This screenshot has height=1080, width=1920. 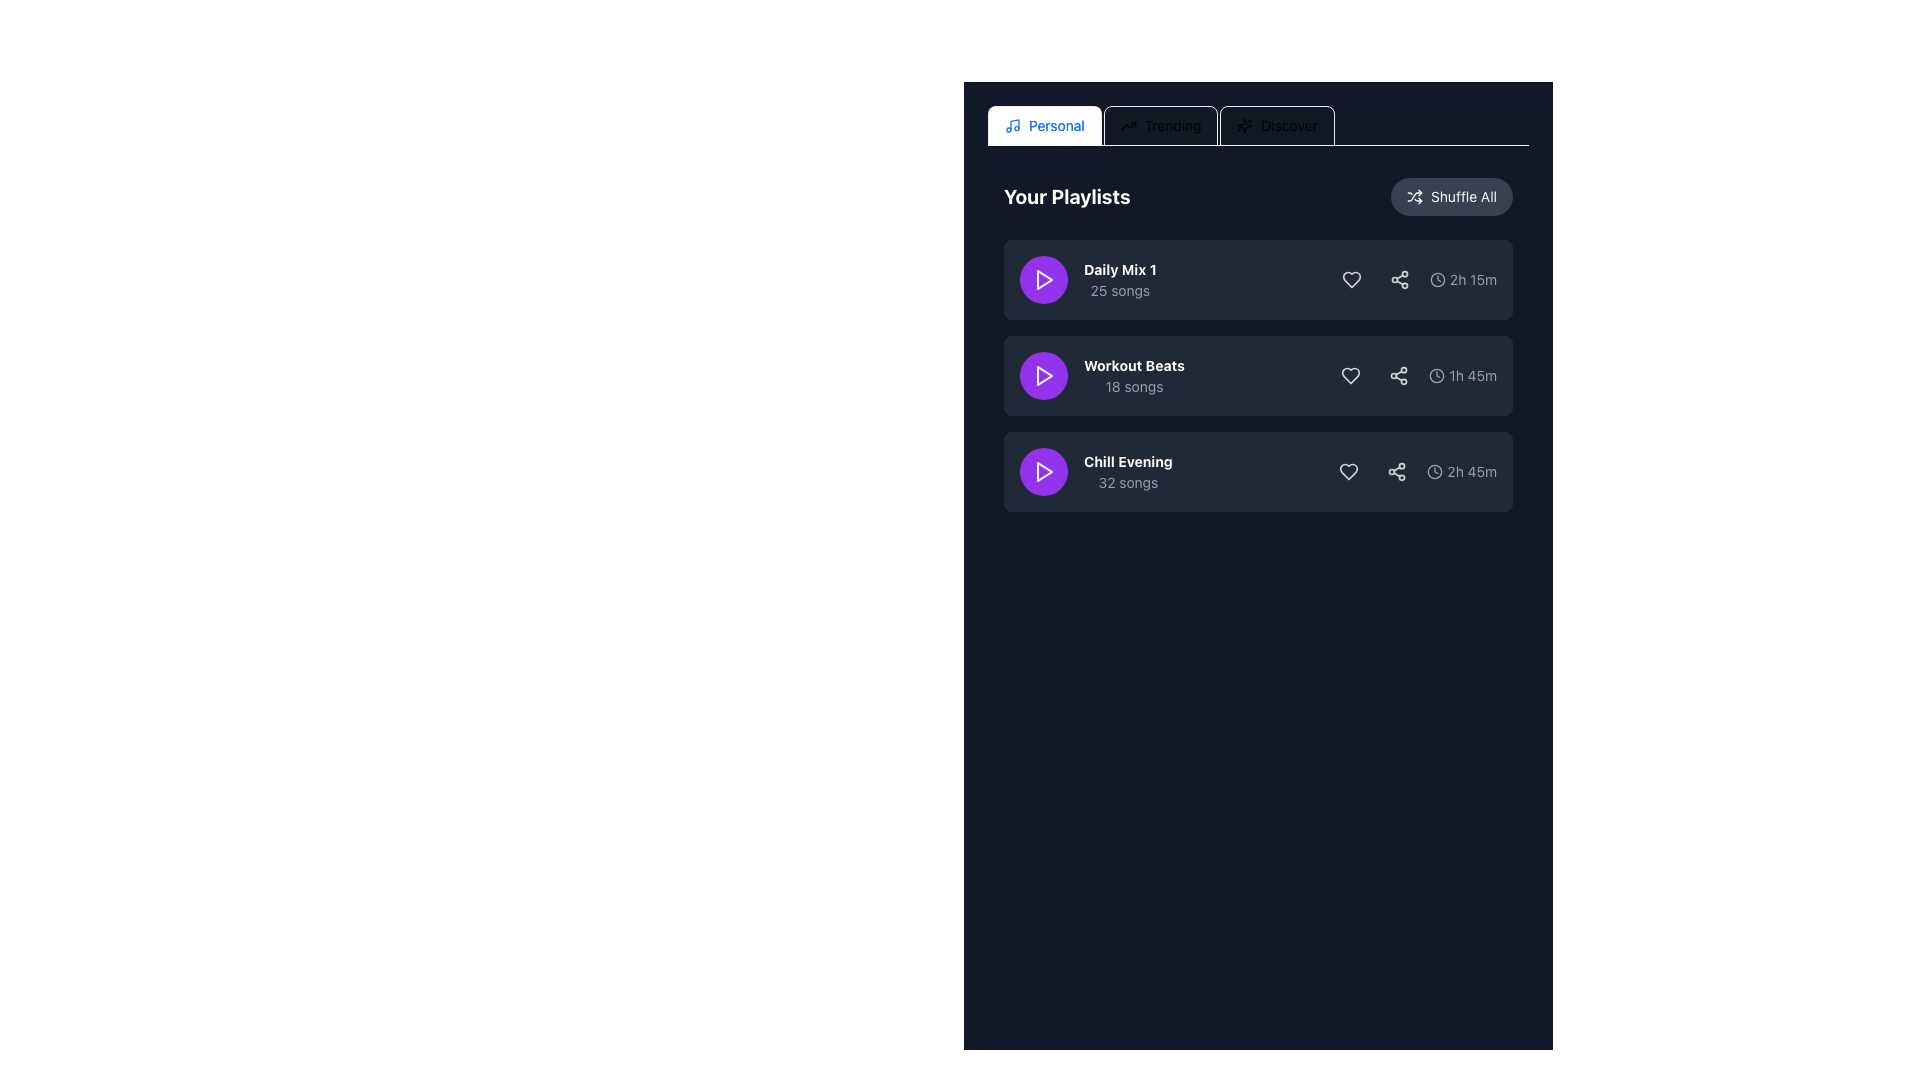 What do you see at coordinates (1396, 471) in the screenshot?
I see `the share button located between the heart-shaped button and the text '2h 45m' in the 'Chill Evening' playlist section` at bounding box center [1396, 471].